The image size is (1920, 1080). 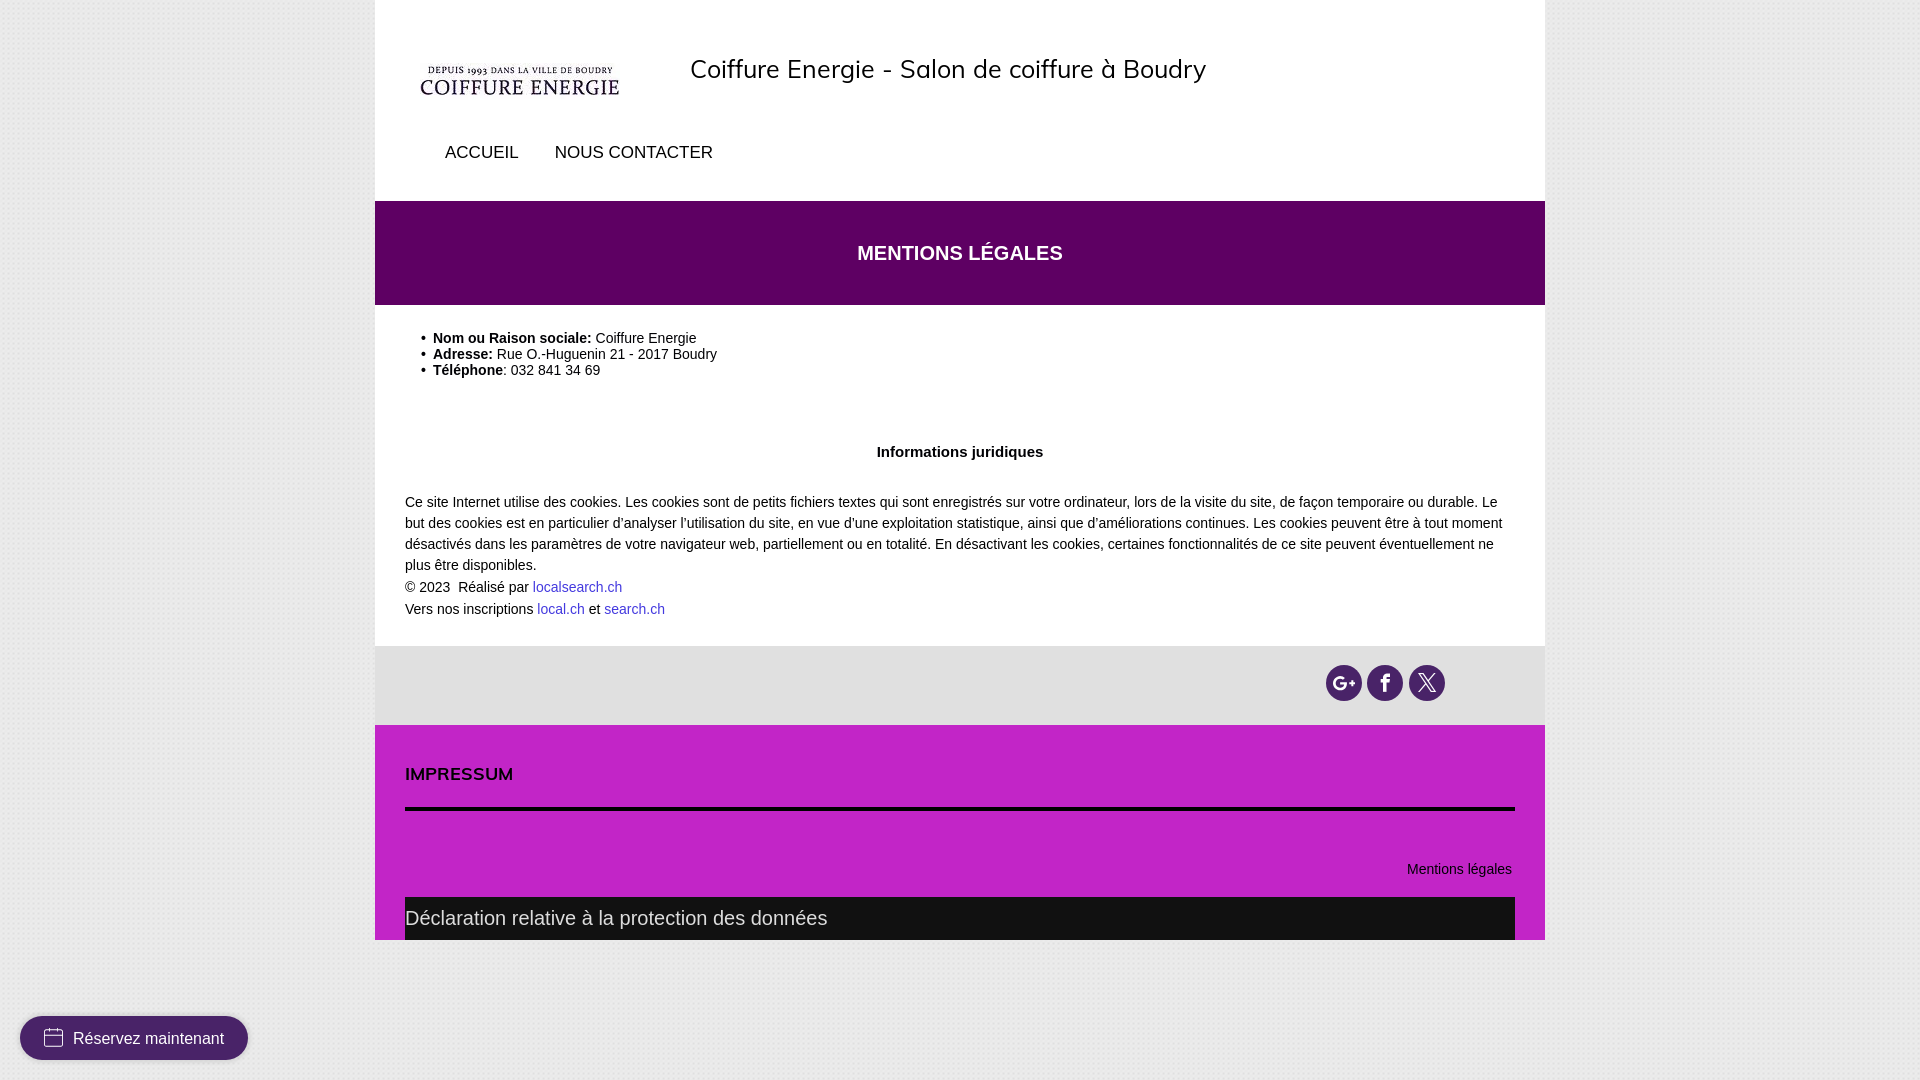 I want to click on '032 841 34 69', so click(x=510, y=370).